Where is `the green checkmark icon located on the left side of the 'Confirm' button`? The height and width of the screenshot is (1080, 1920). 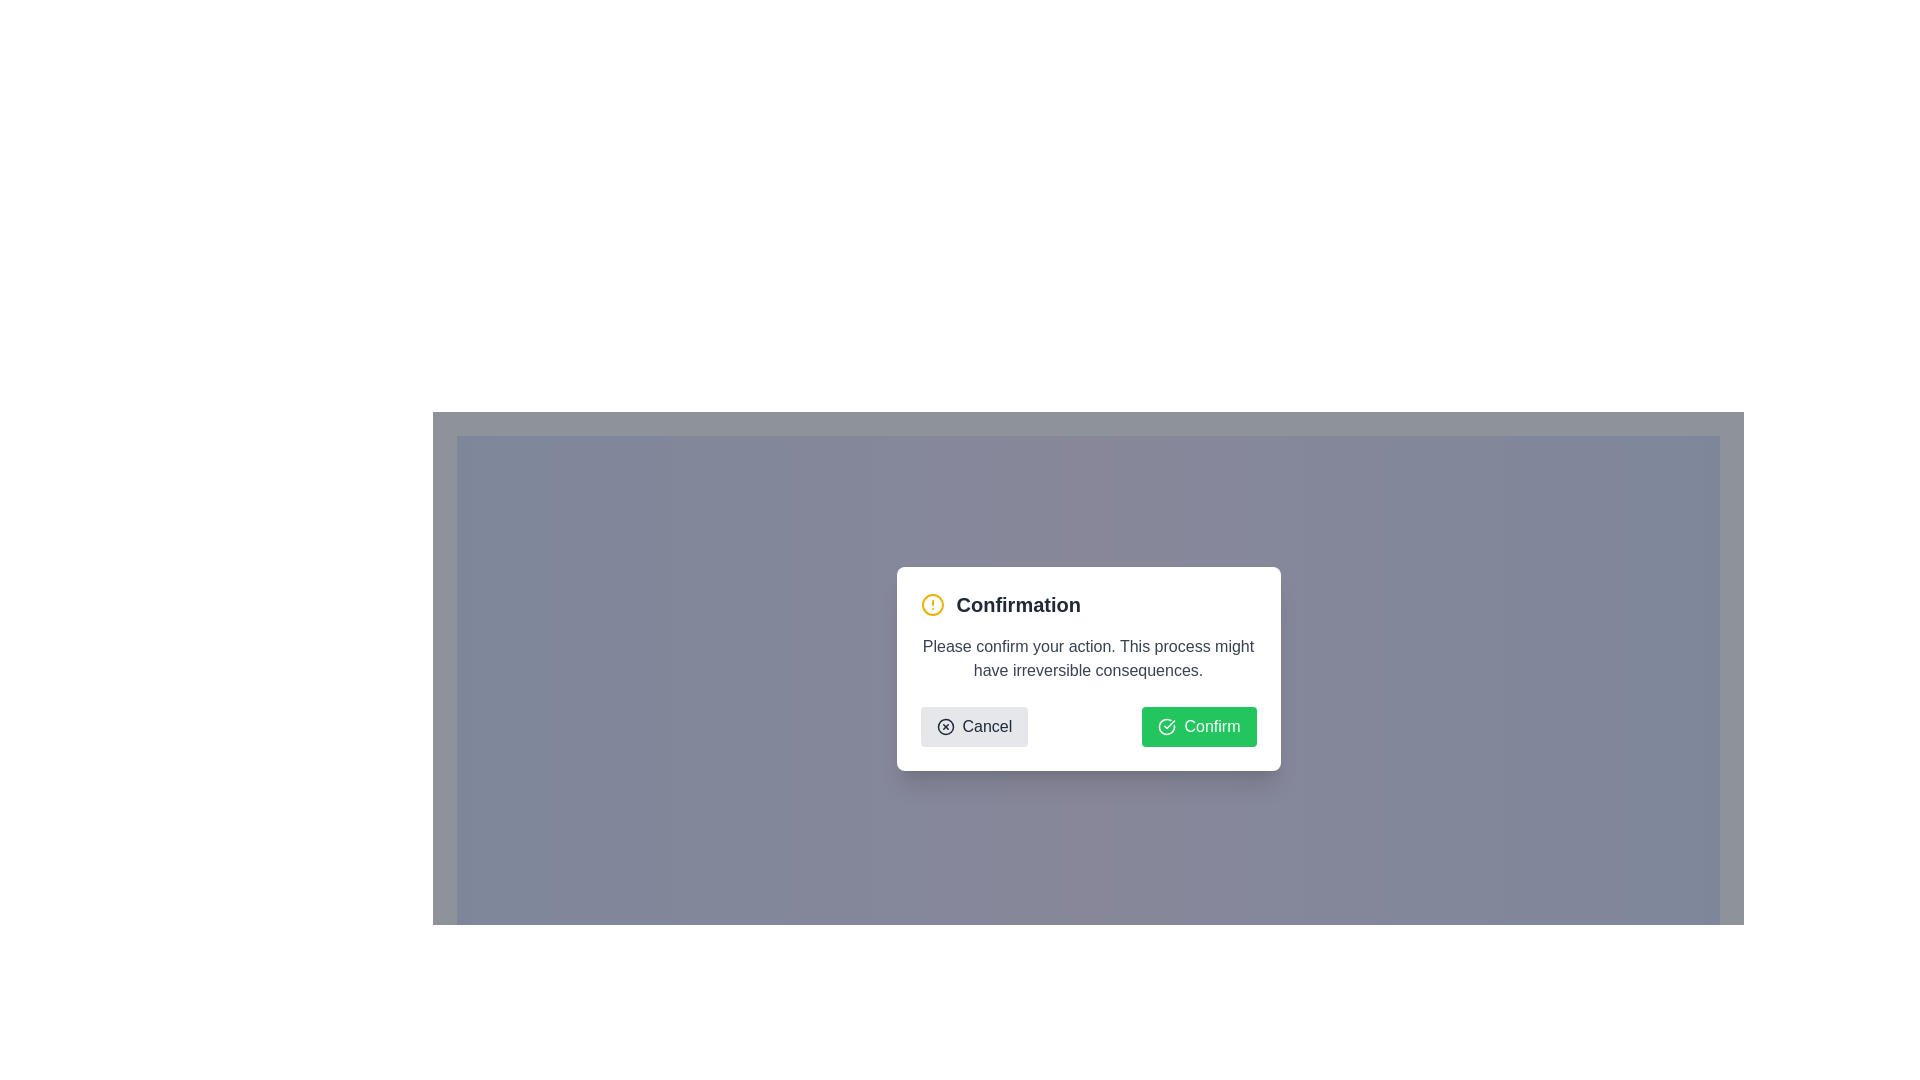
the green checkmark icon located on the left side of the 'Confirm' button is located at coordinates (1167, 726).